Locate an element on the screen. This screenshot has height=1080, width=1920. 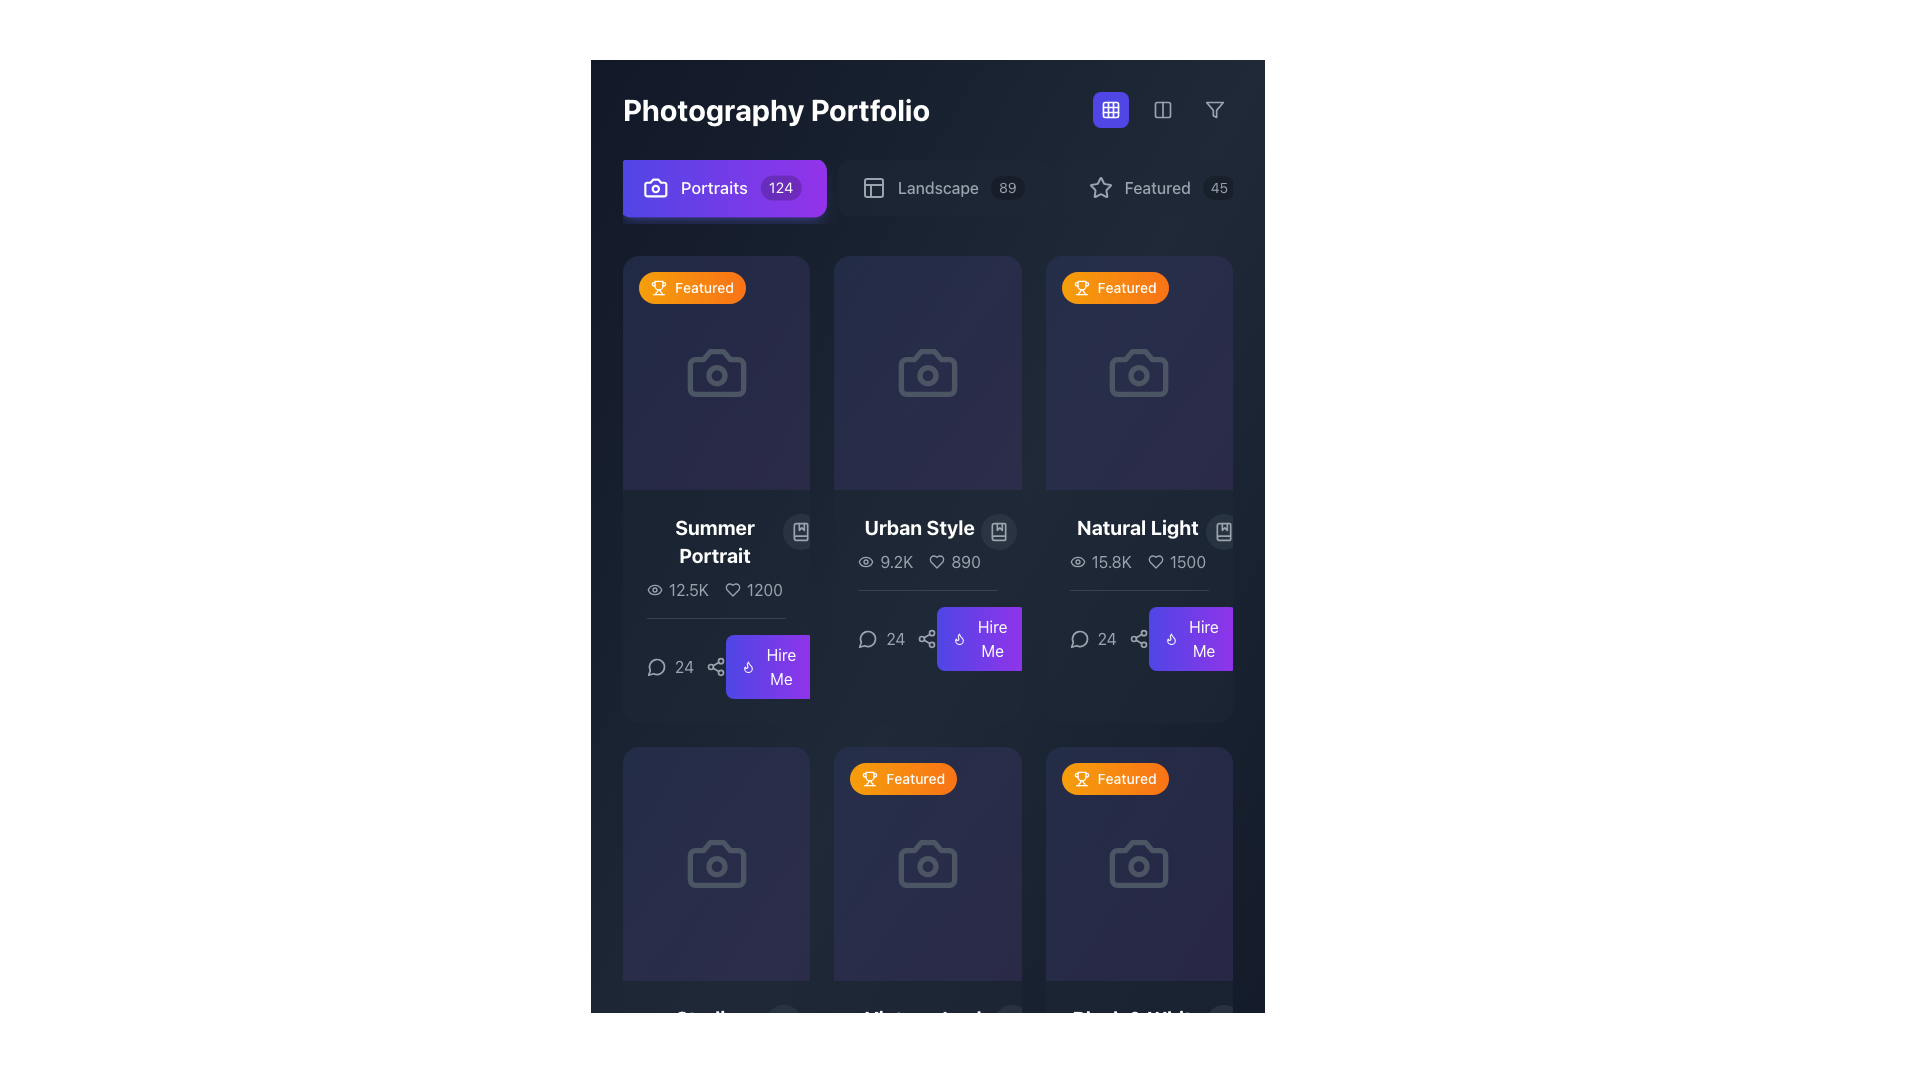
the 'Featured' label, which is an orange ribbon-like badge located in the lower row of the gallery, specifically in the rightmost cell of the row is located at coordinates (1127, 778).